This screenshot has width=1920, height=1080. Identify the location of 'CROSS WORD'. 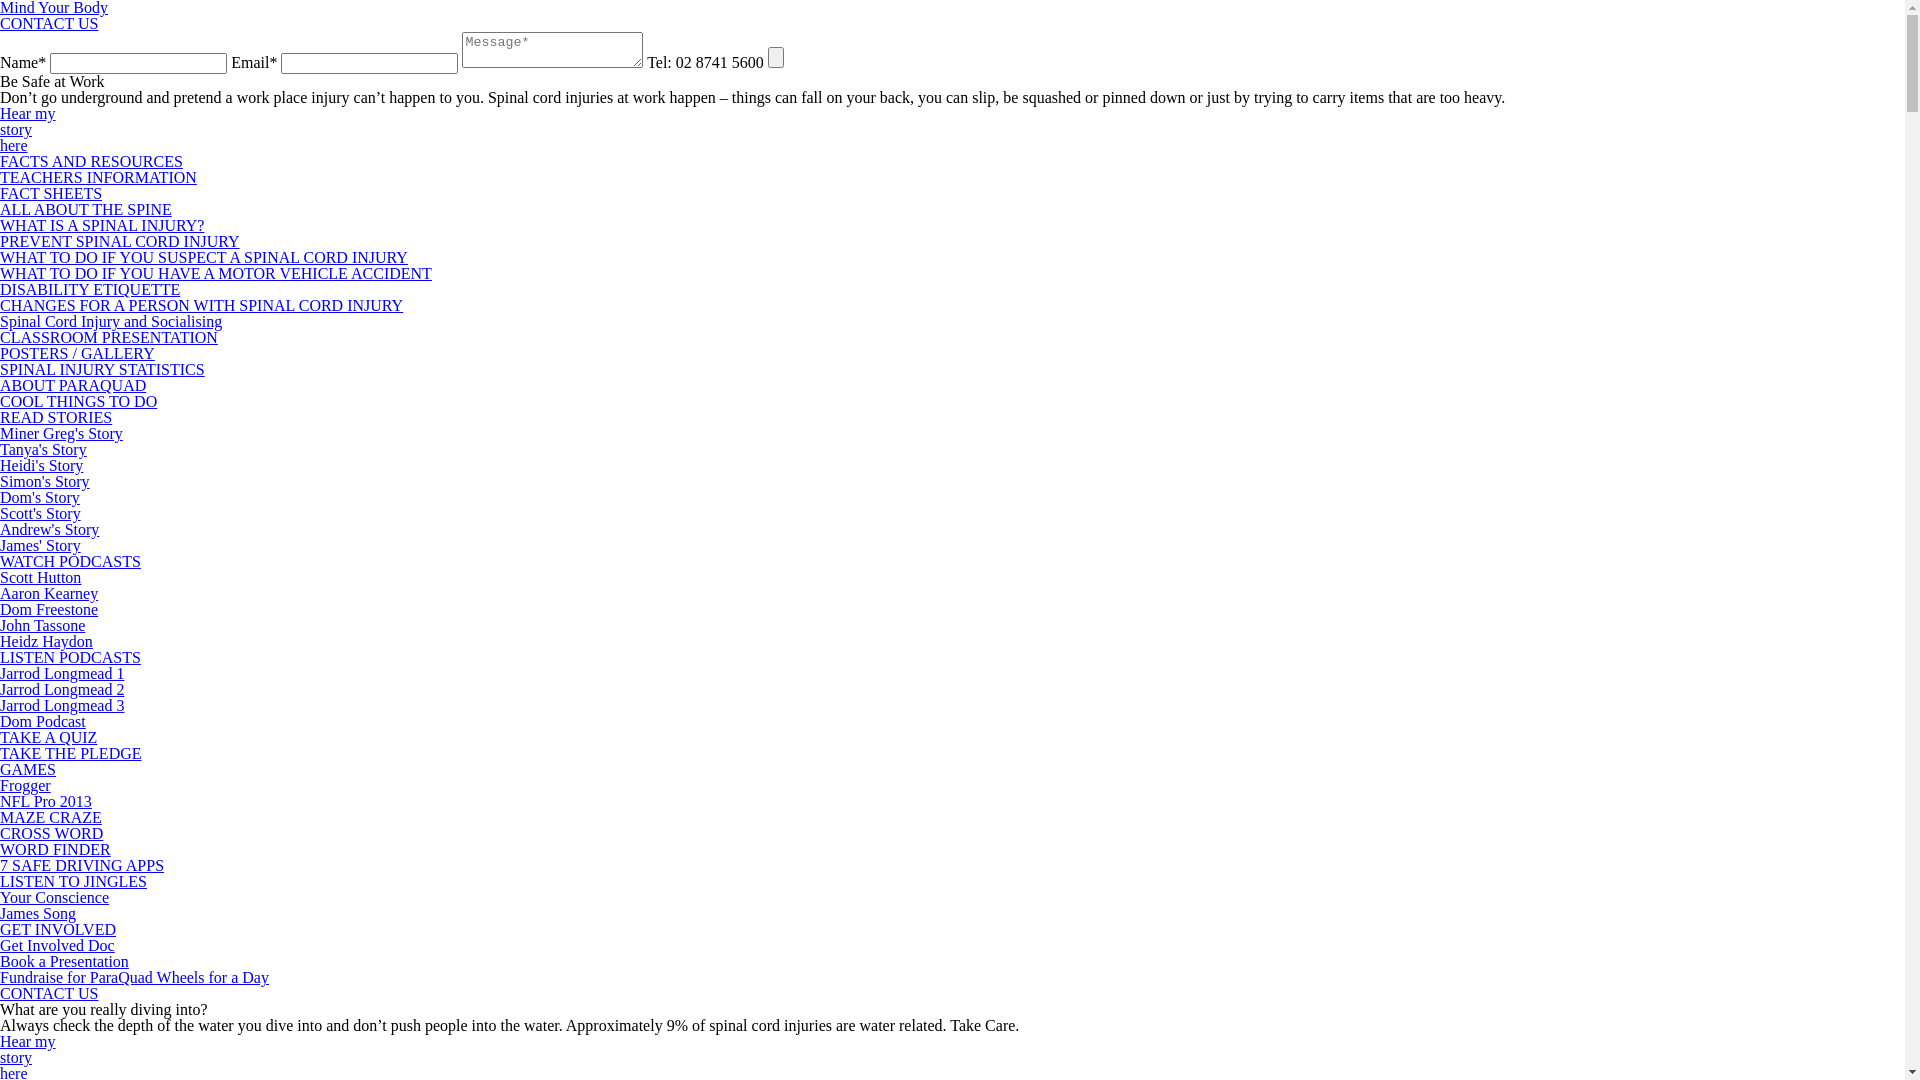
(0, 833).